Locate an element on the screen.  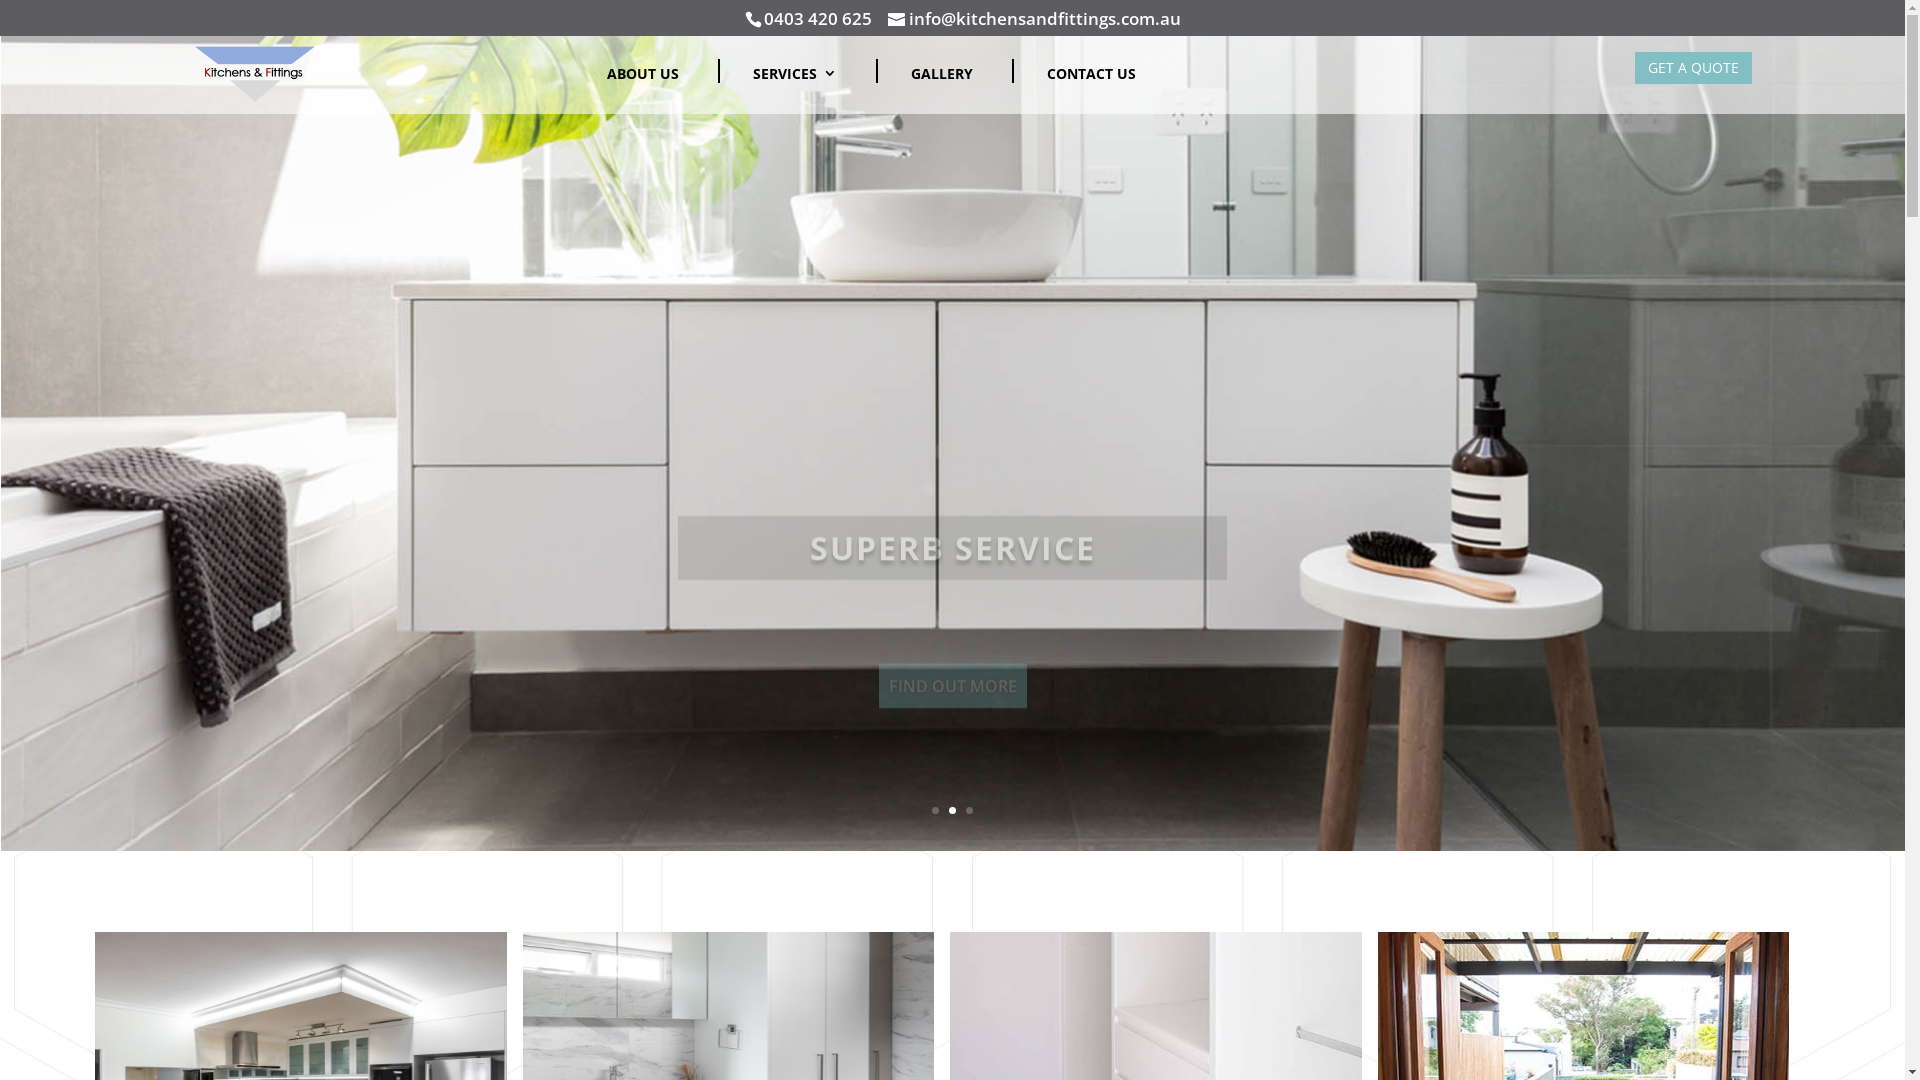
'SERVICES' is located at coordinates (794, 88).